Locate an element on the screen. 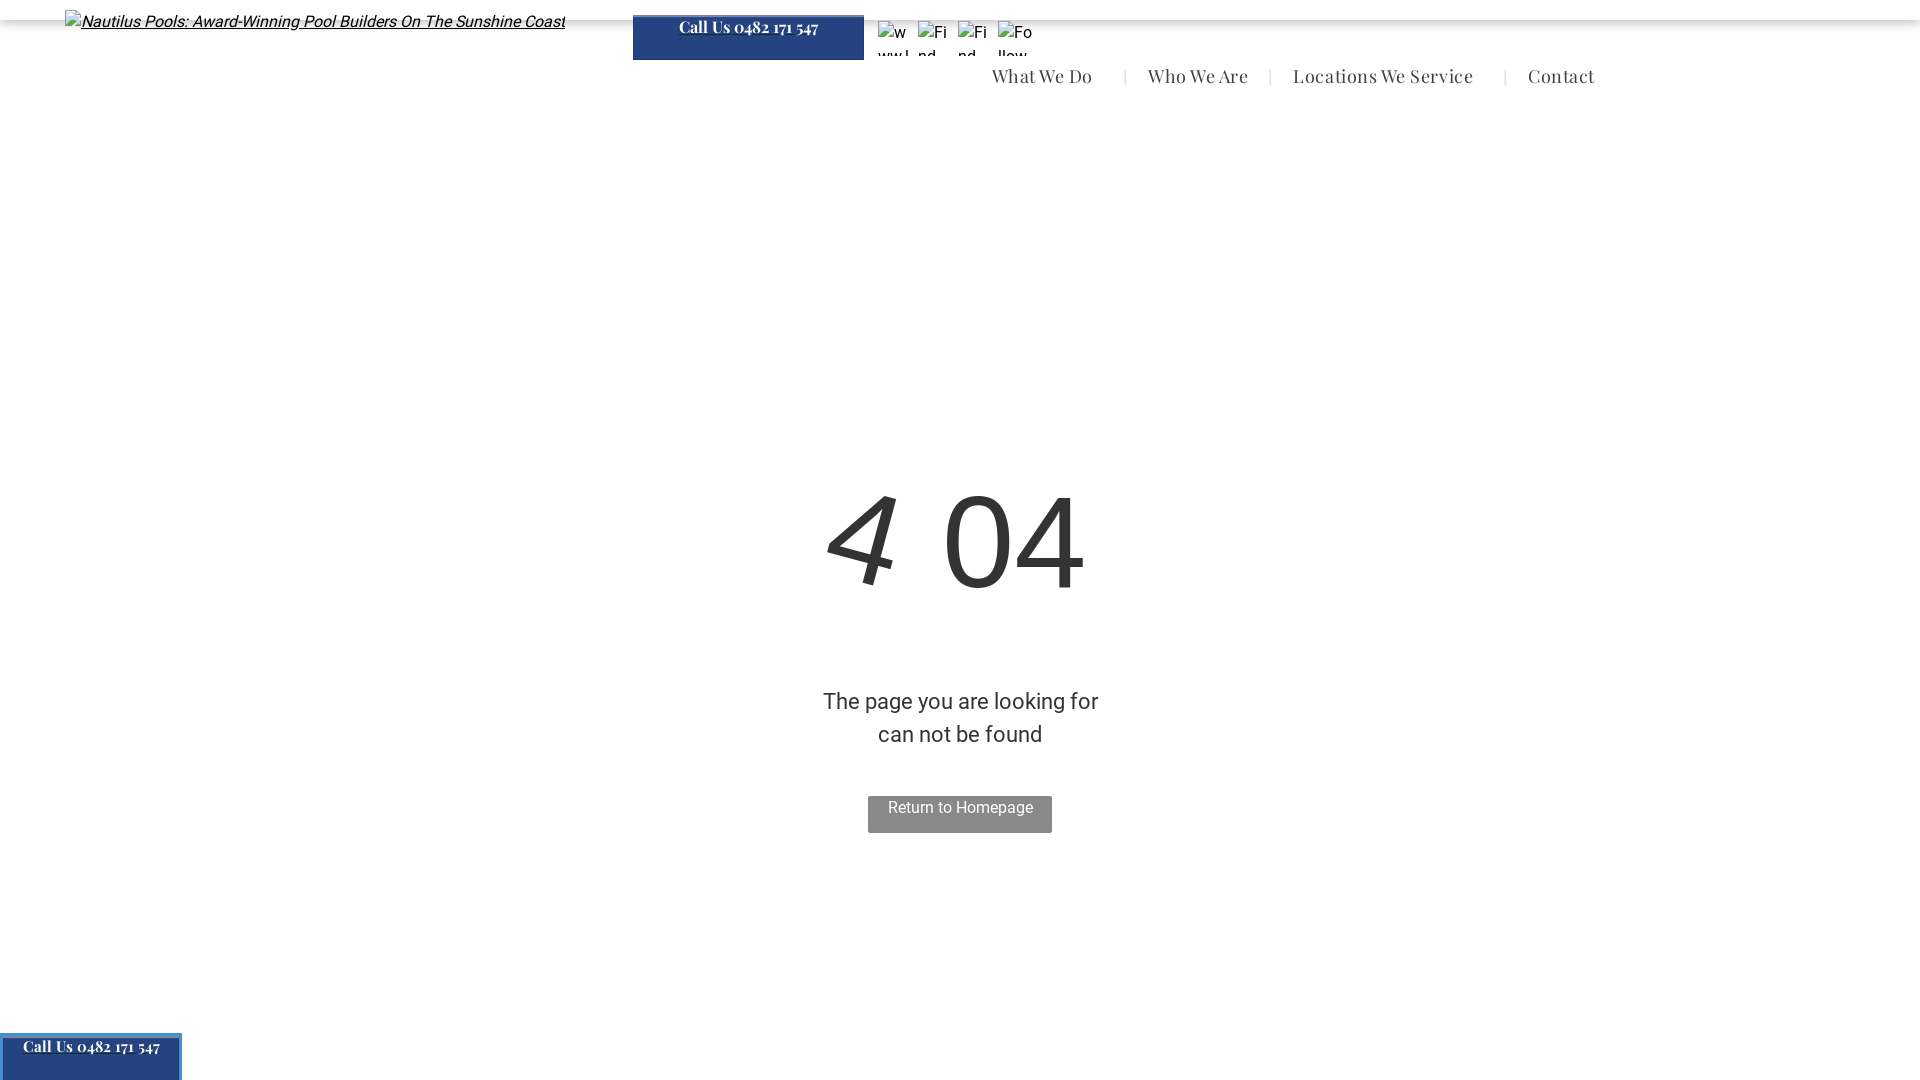 Image resolution: width=1920 pixels, height=1080 pixels. 'Find Us On GMB' is located at coordinates (957, 38).